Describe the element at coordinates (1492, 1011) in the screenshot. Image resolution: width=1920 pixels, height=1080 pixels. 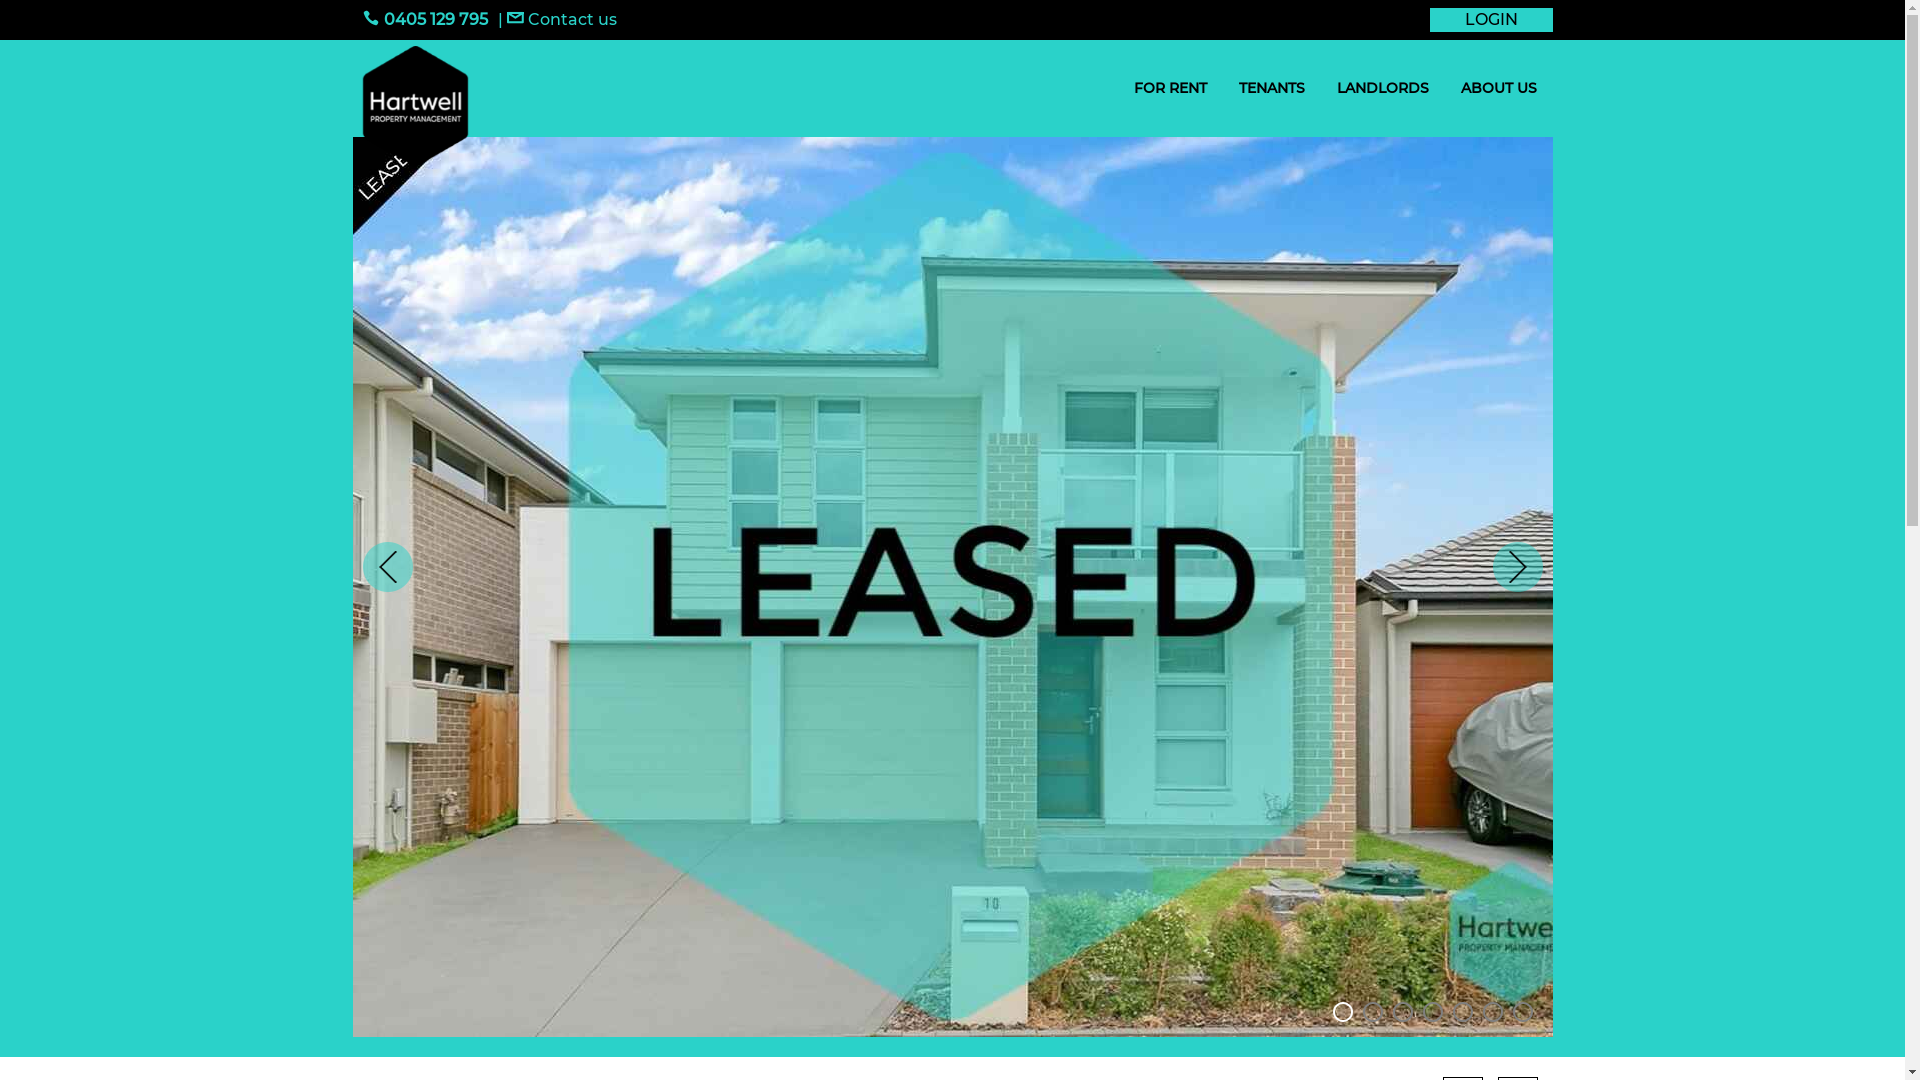
I see `'6'` at that location.